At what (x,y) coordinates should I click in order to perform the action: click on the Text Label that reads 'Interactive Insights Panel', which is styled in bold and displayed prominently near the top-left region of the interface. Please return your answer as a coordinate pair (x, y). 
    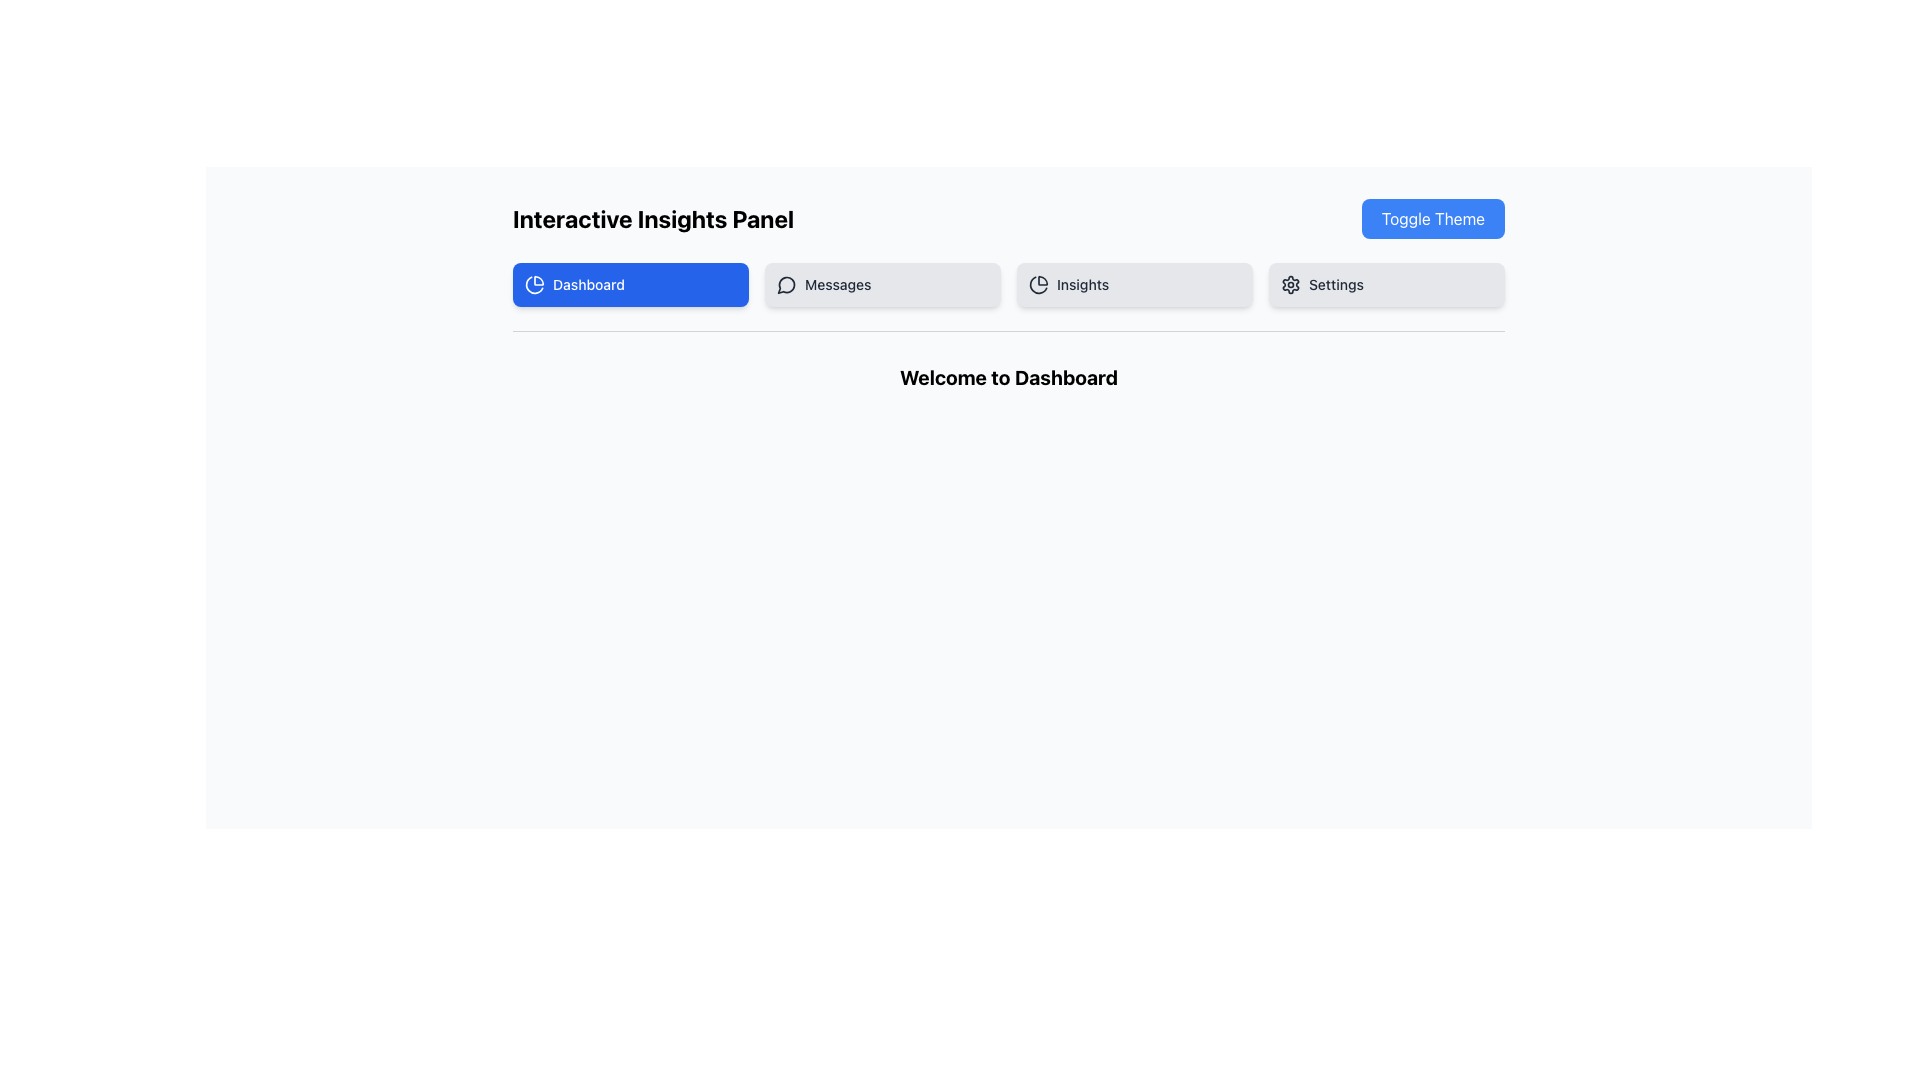
    Looking at the image, I should click on (653, 219).